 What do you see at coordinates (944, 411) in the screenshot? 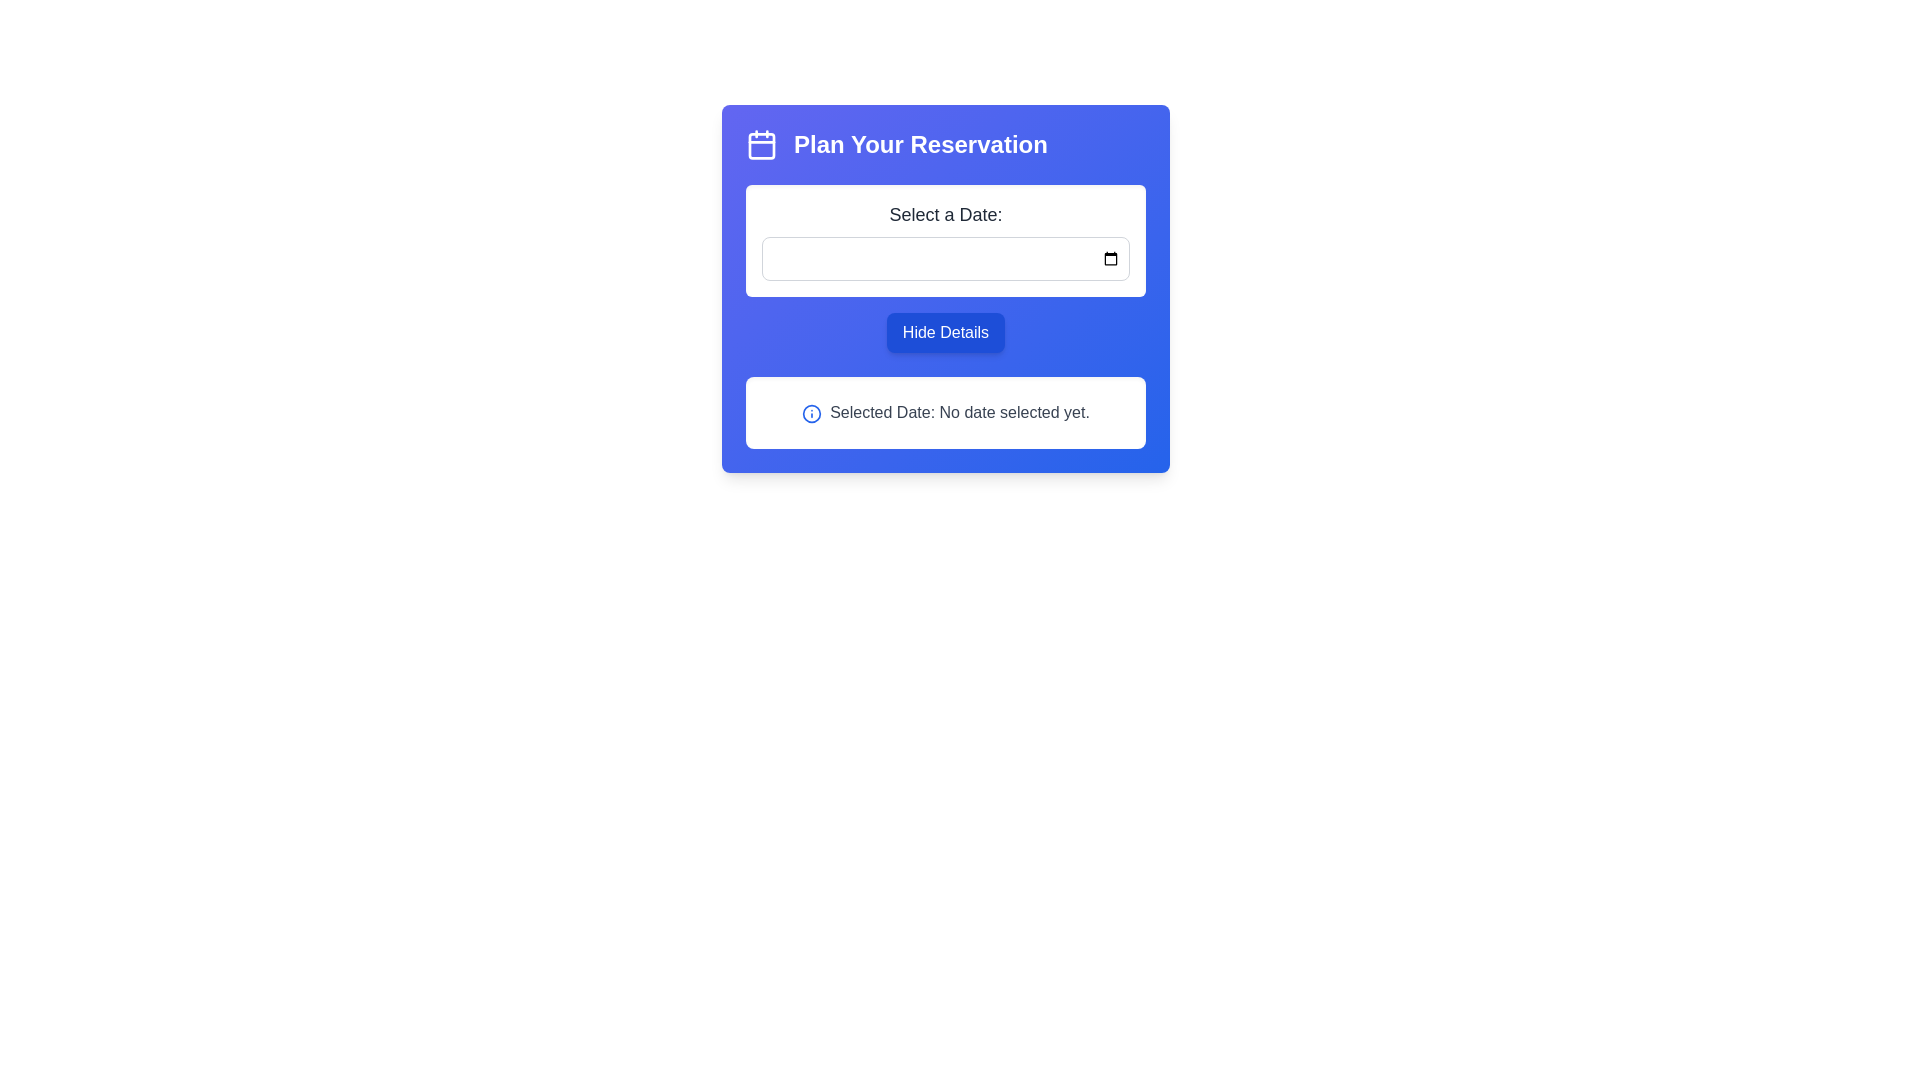
I see `the static informational box displaying 'Selected Date: No date selected yet.' which contains a small blue information icon at the beginning of the text` at bounding box center [944, 411].